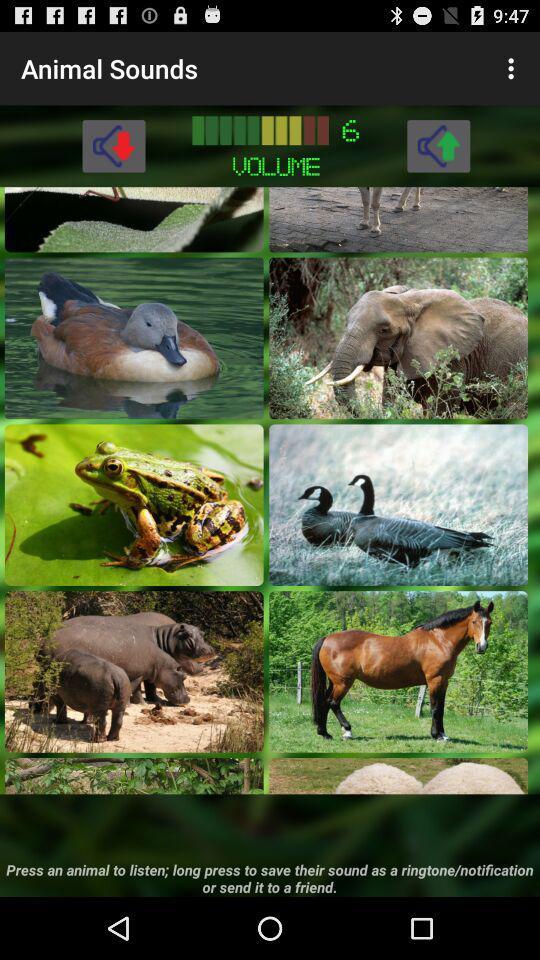 This screenshot has height=960, width=540. I want to click on image selection, so click(398, 775).